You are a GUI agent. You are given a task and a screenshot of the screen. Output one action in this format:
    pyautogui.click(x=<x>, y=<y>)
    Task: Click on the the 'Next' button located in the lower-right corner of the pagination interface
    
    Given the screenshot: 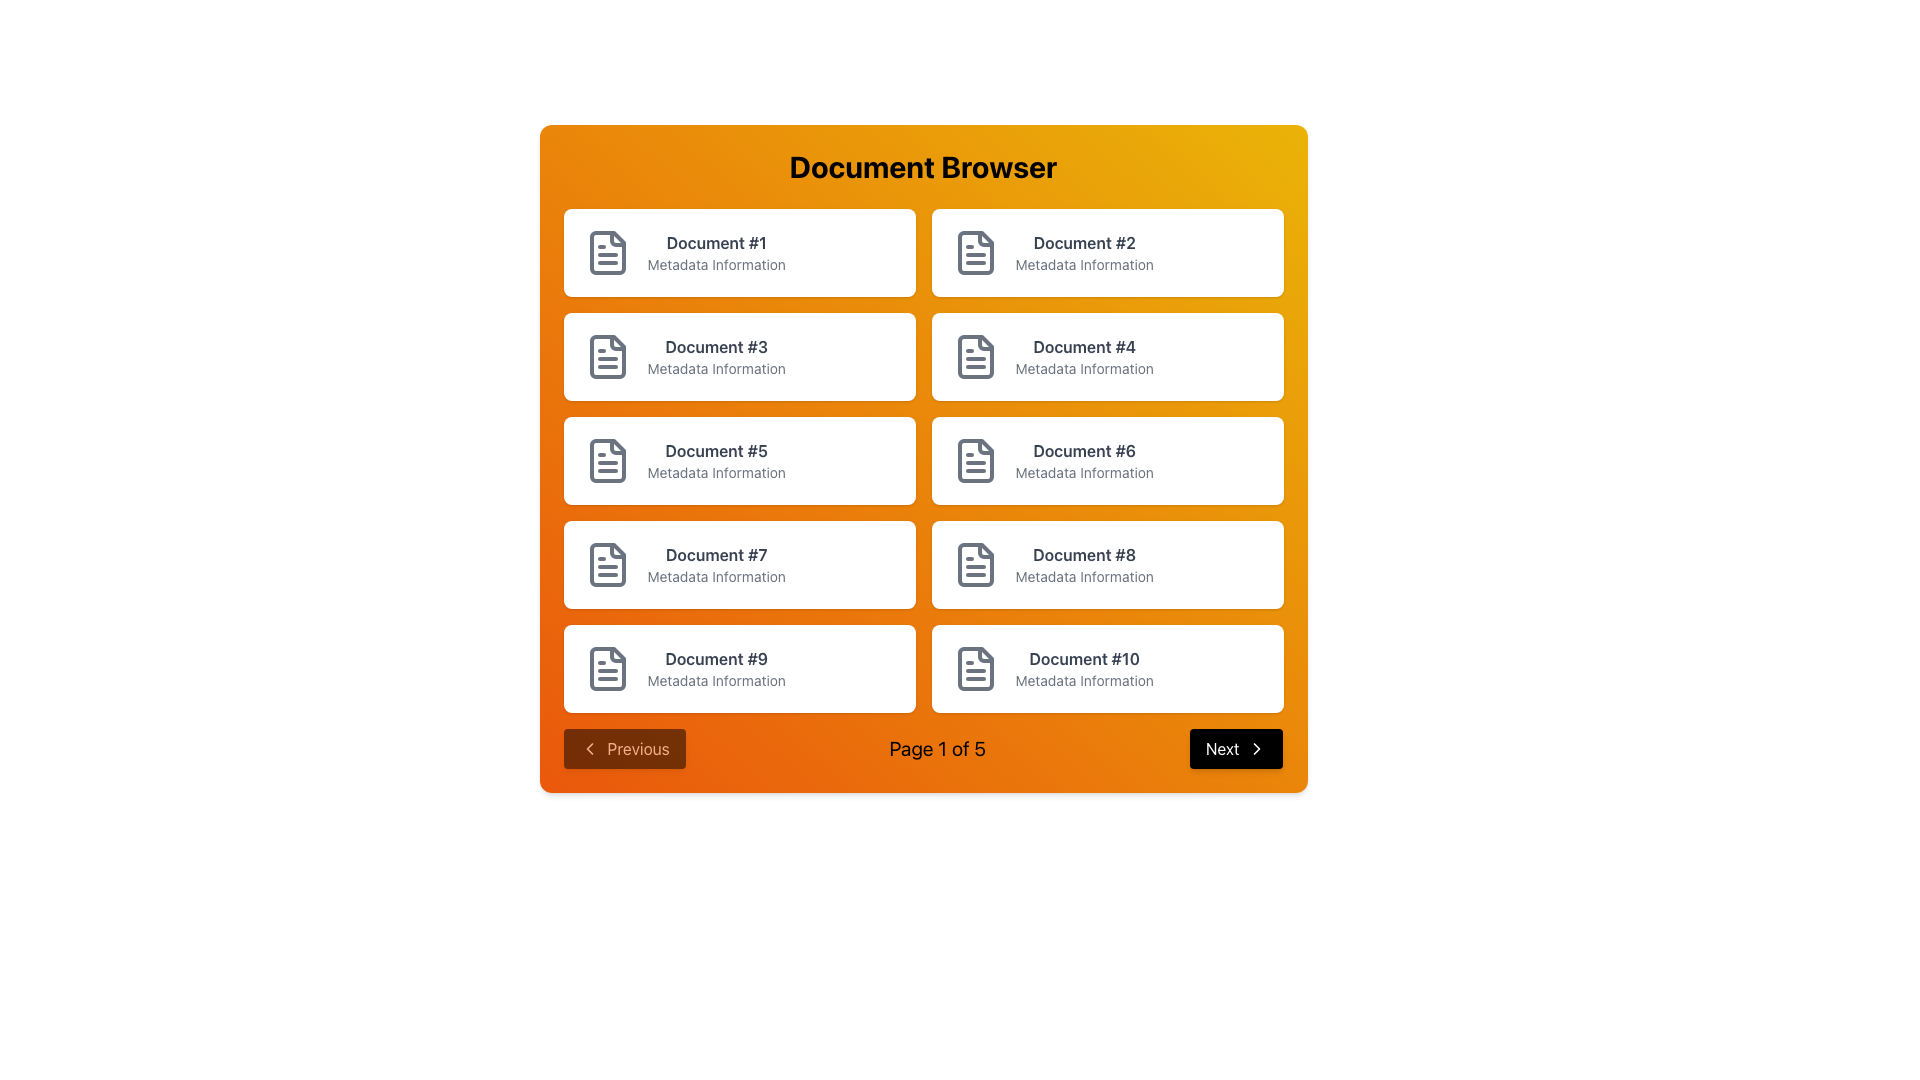 What is the action you would take?
    pyautogui.click(x=1235, y=748)
    